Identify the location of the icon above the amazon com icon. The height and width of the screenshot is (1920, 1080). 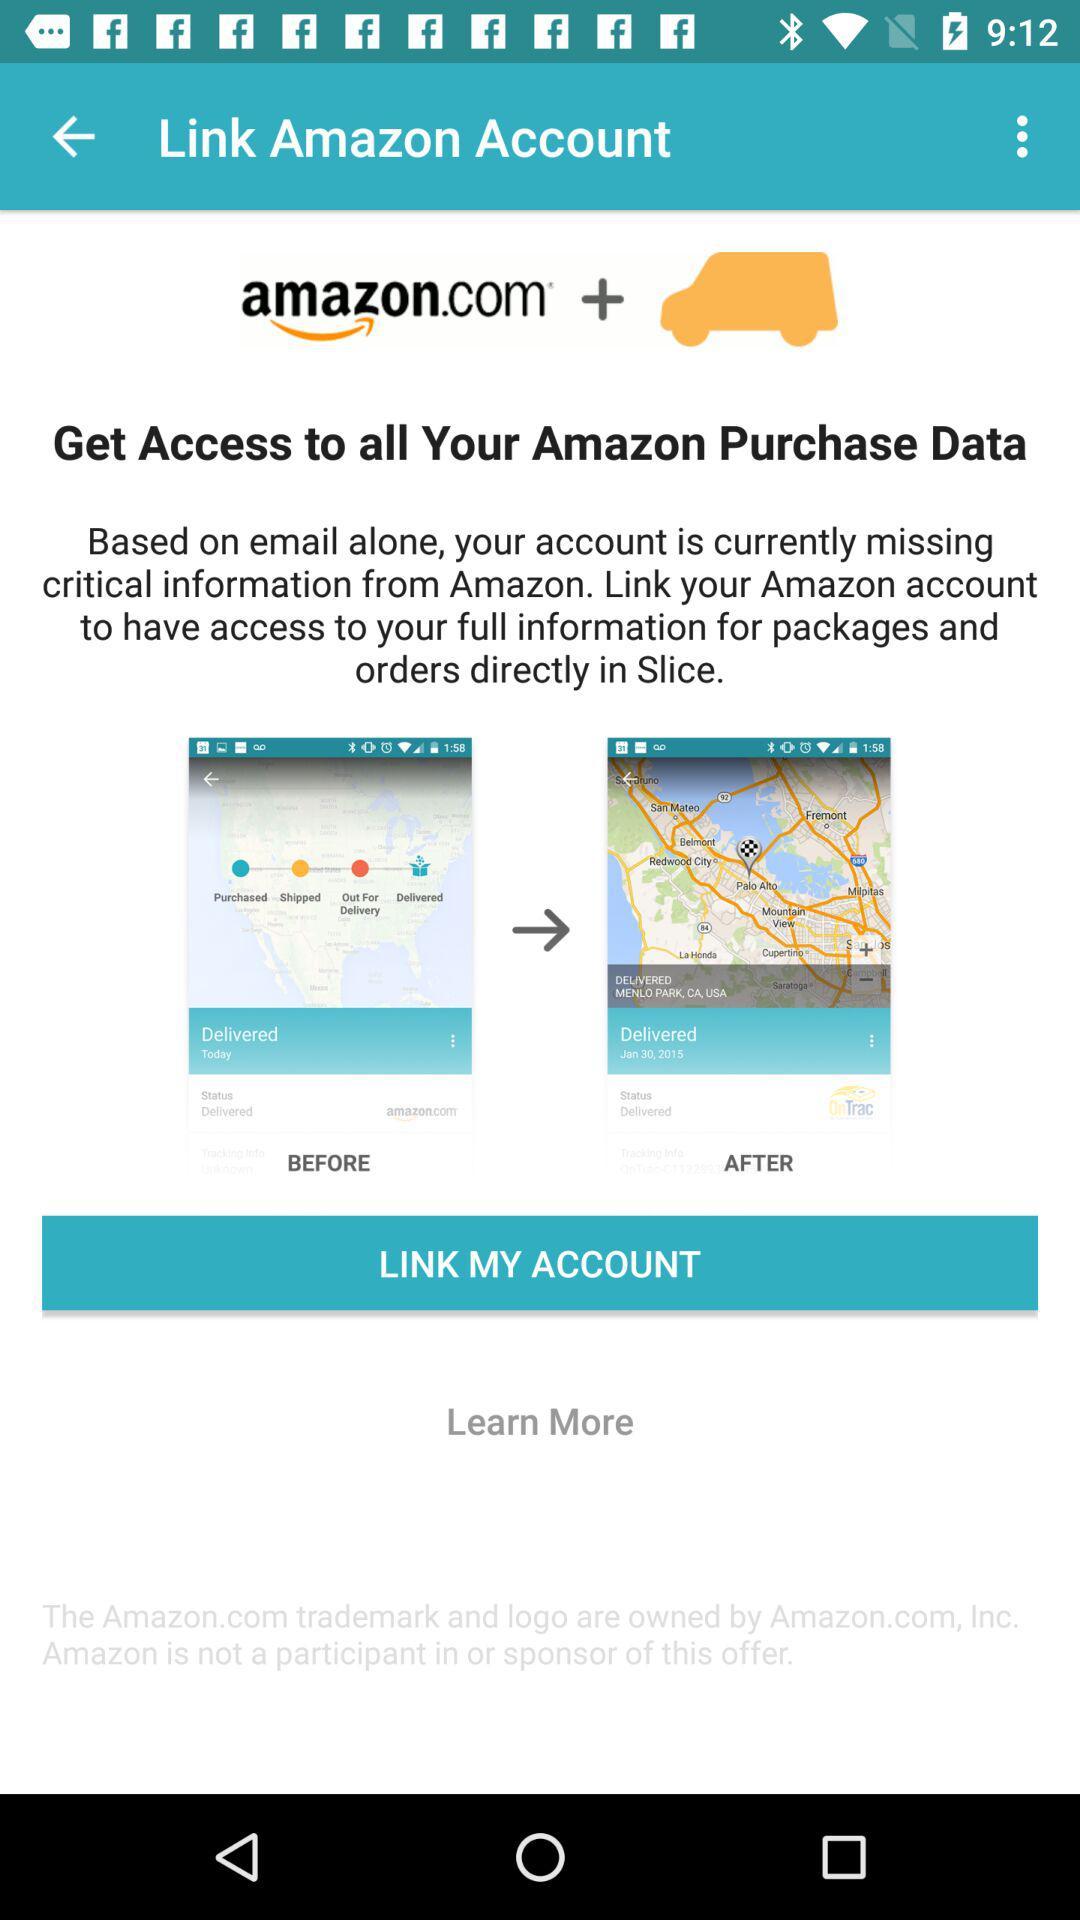
(540, 1419).